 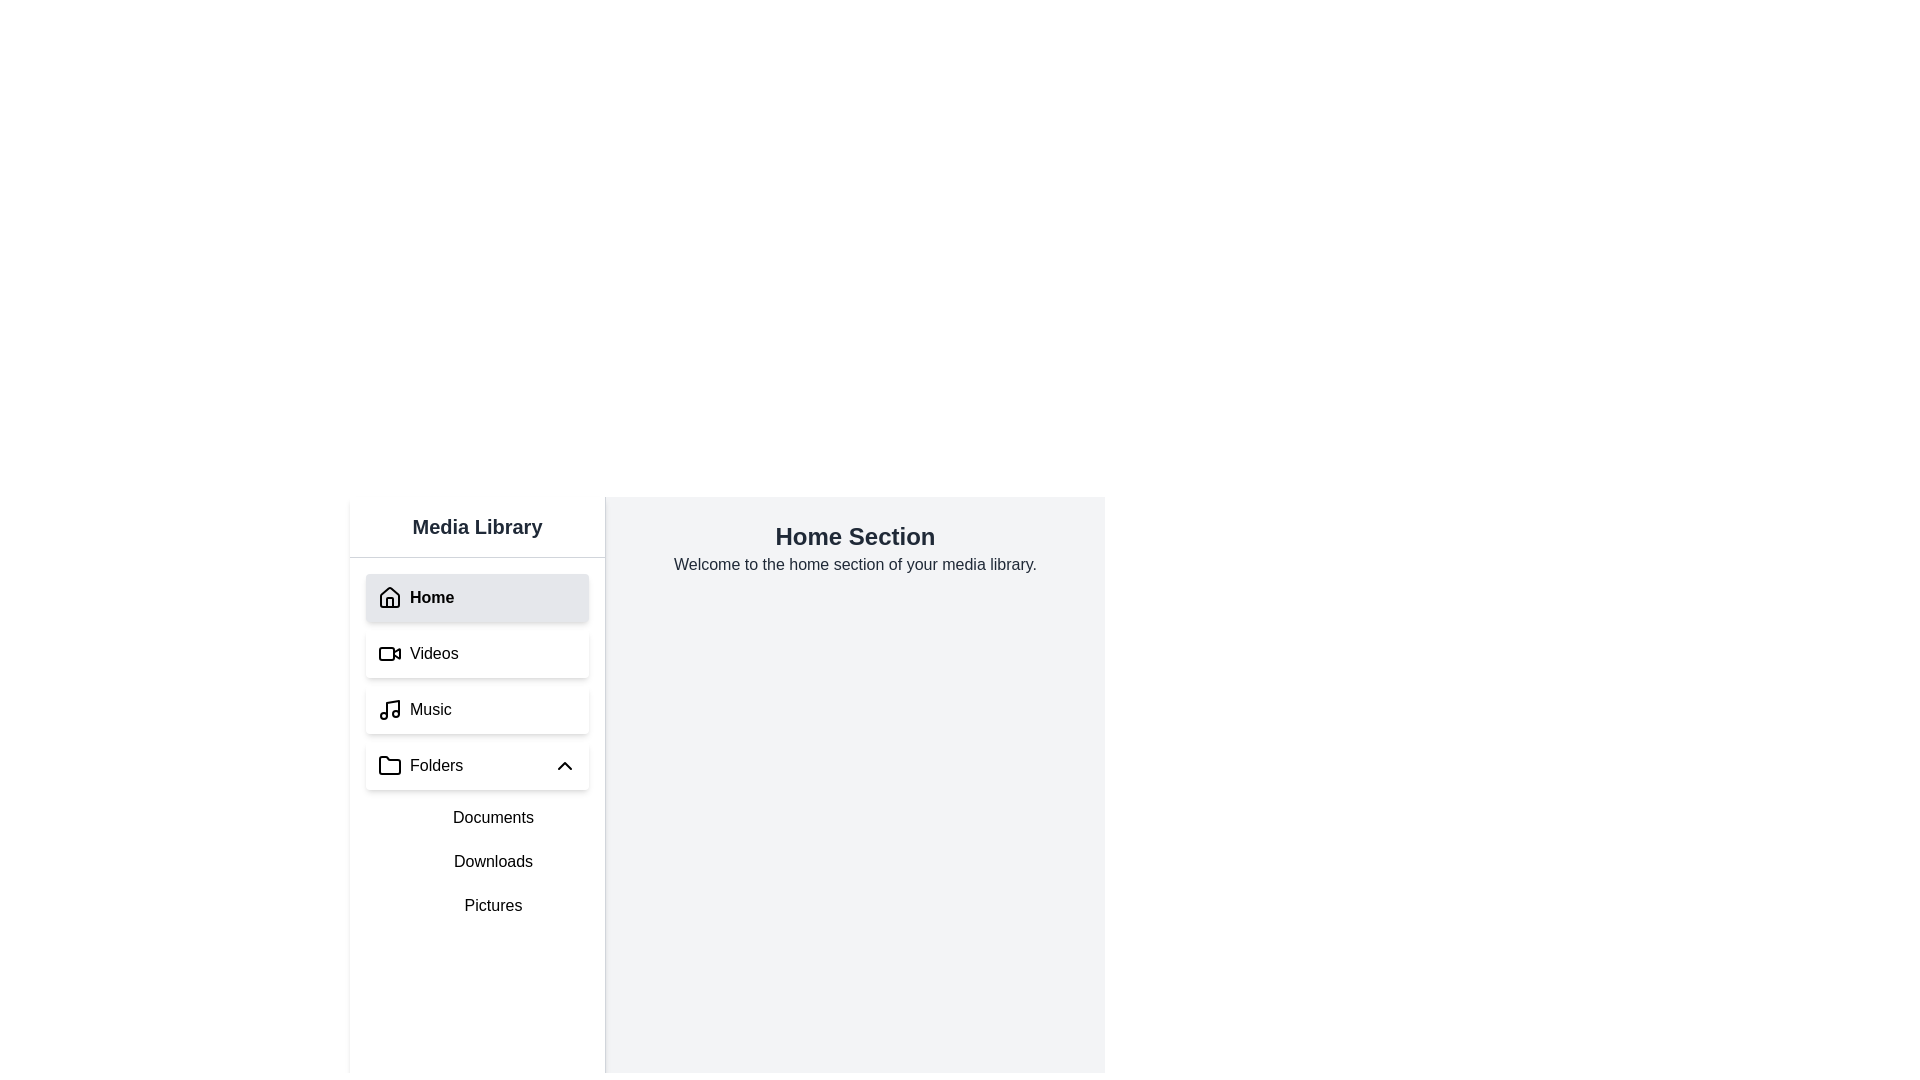 I want to click on the text label for the fourth item in the vertical navigation menu, which indicates managing or exploring folders, located in the 'Media Library' section, so click(x=435, y=765).